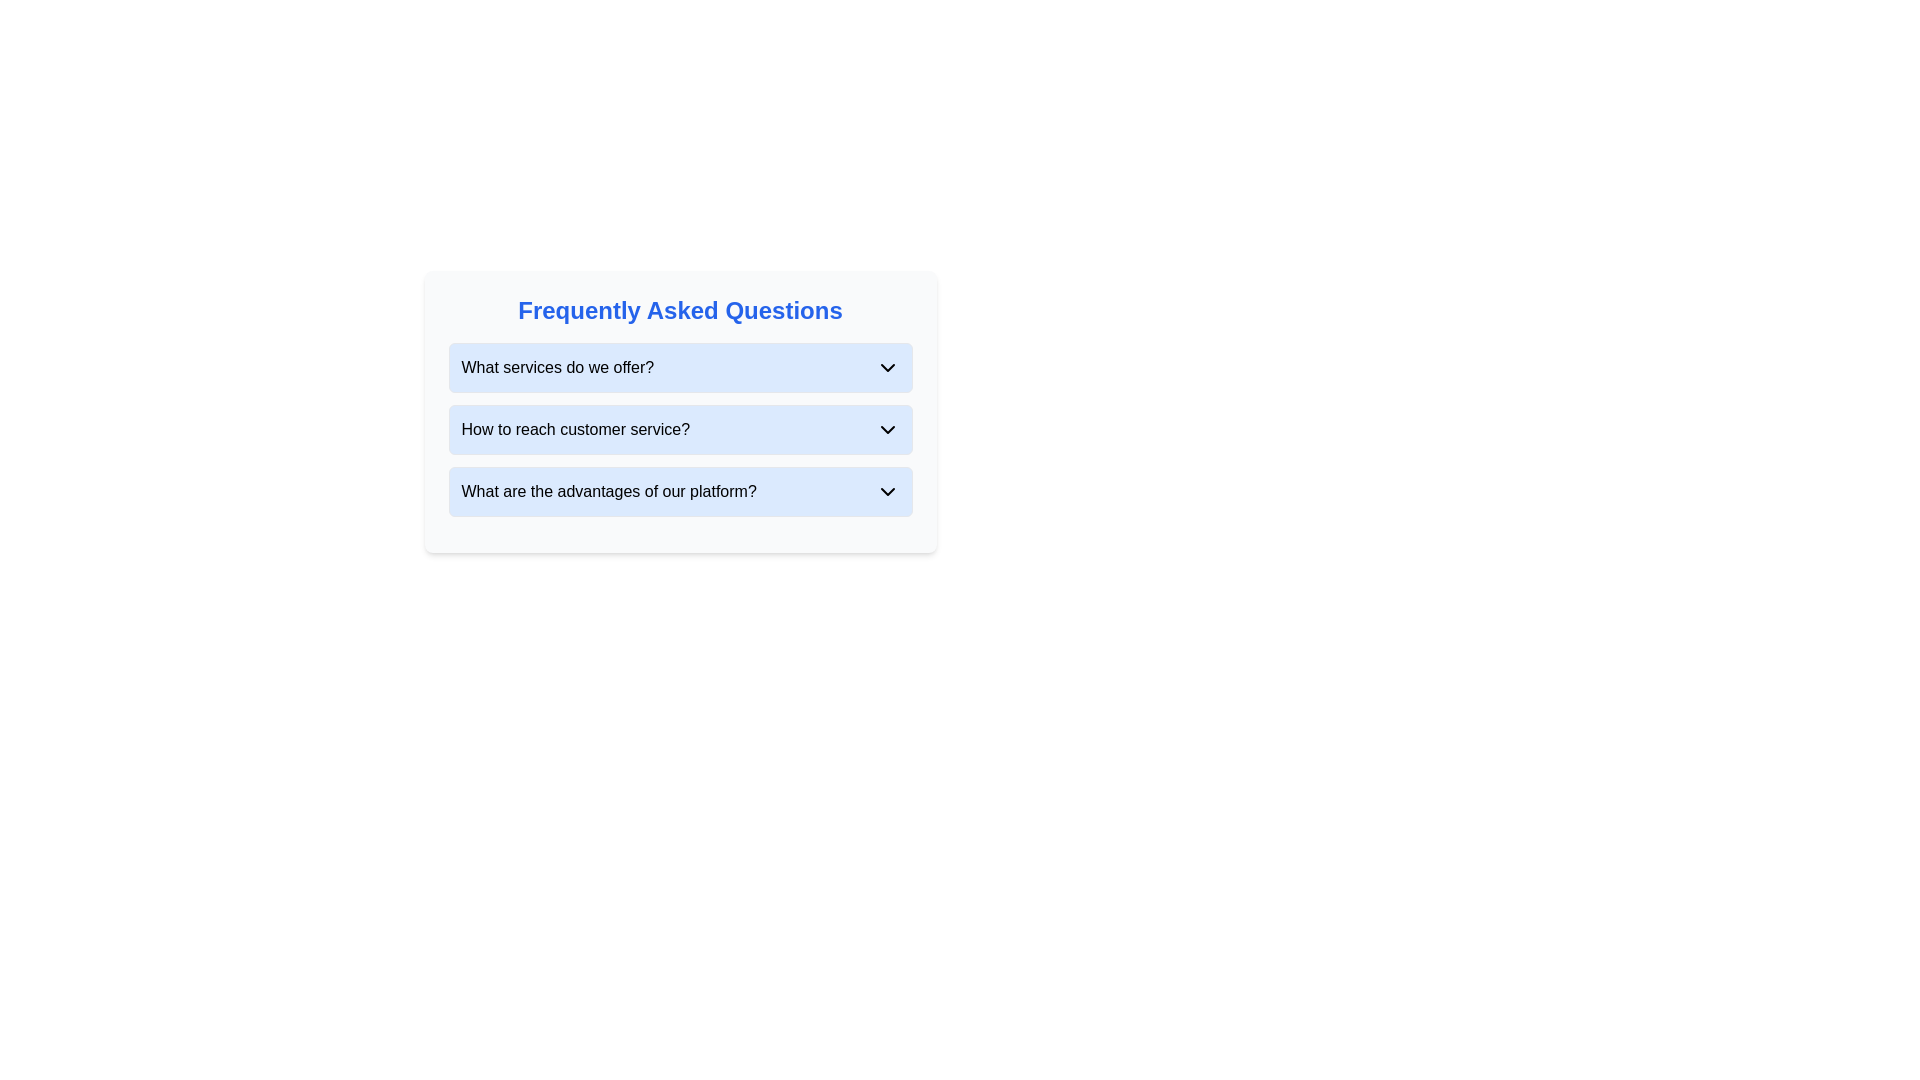  Describe the element at coordinates (574, 428) in the screenshot. I see `the FAQ question text element located between the first question 'What services do we offer?' and the third question 'What are the advantages of our platform?'` at that location.